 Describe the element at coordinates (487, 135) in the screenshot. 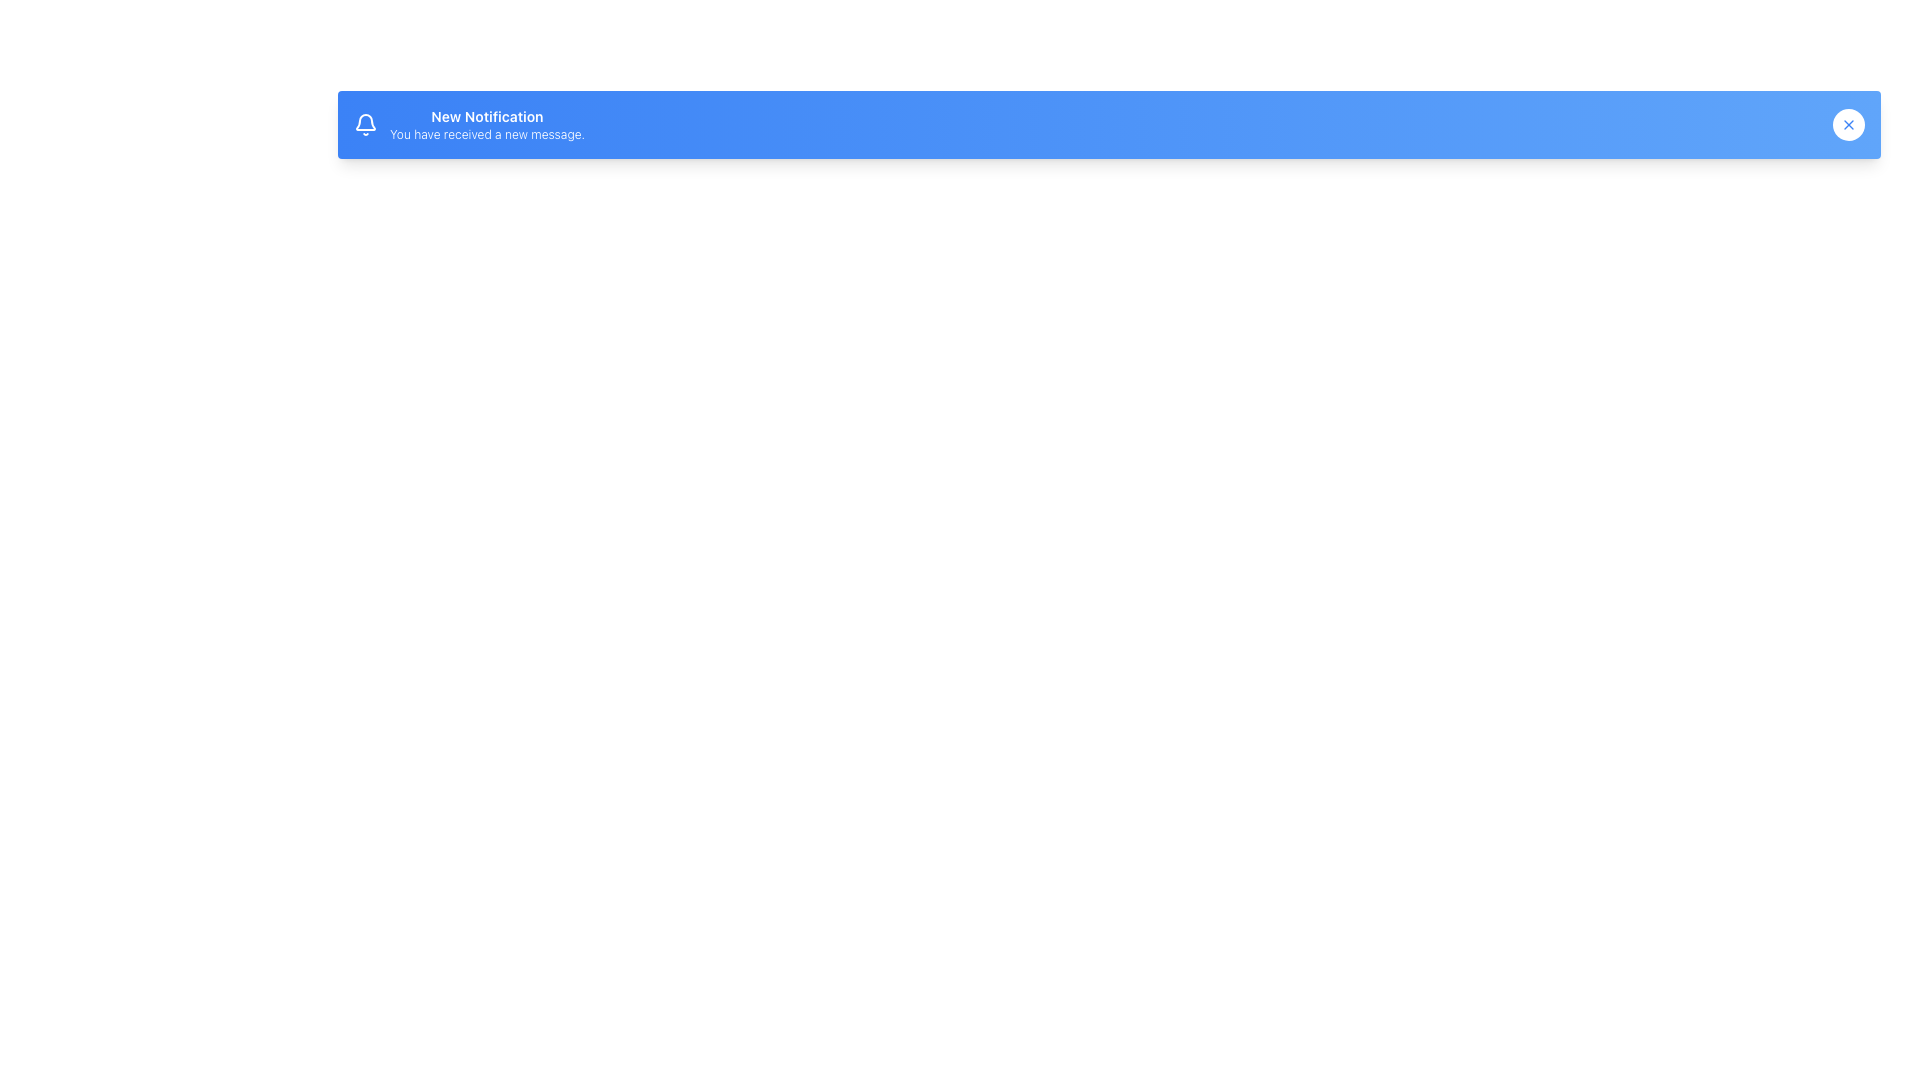

I see `the static text element providing additional details under the 'New Notification' heading in the blue notification bar` at that location.